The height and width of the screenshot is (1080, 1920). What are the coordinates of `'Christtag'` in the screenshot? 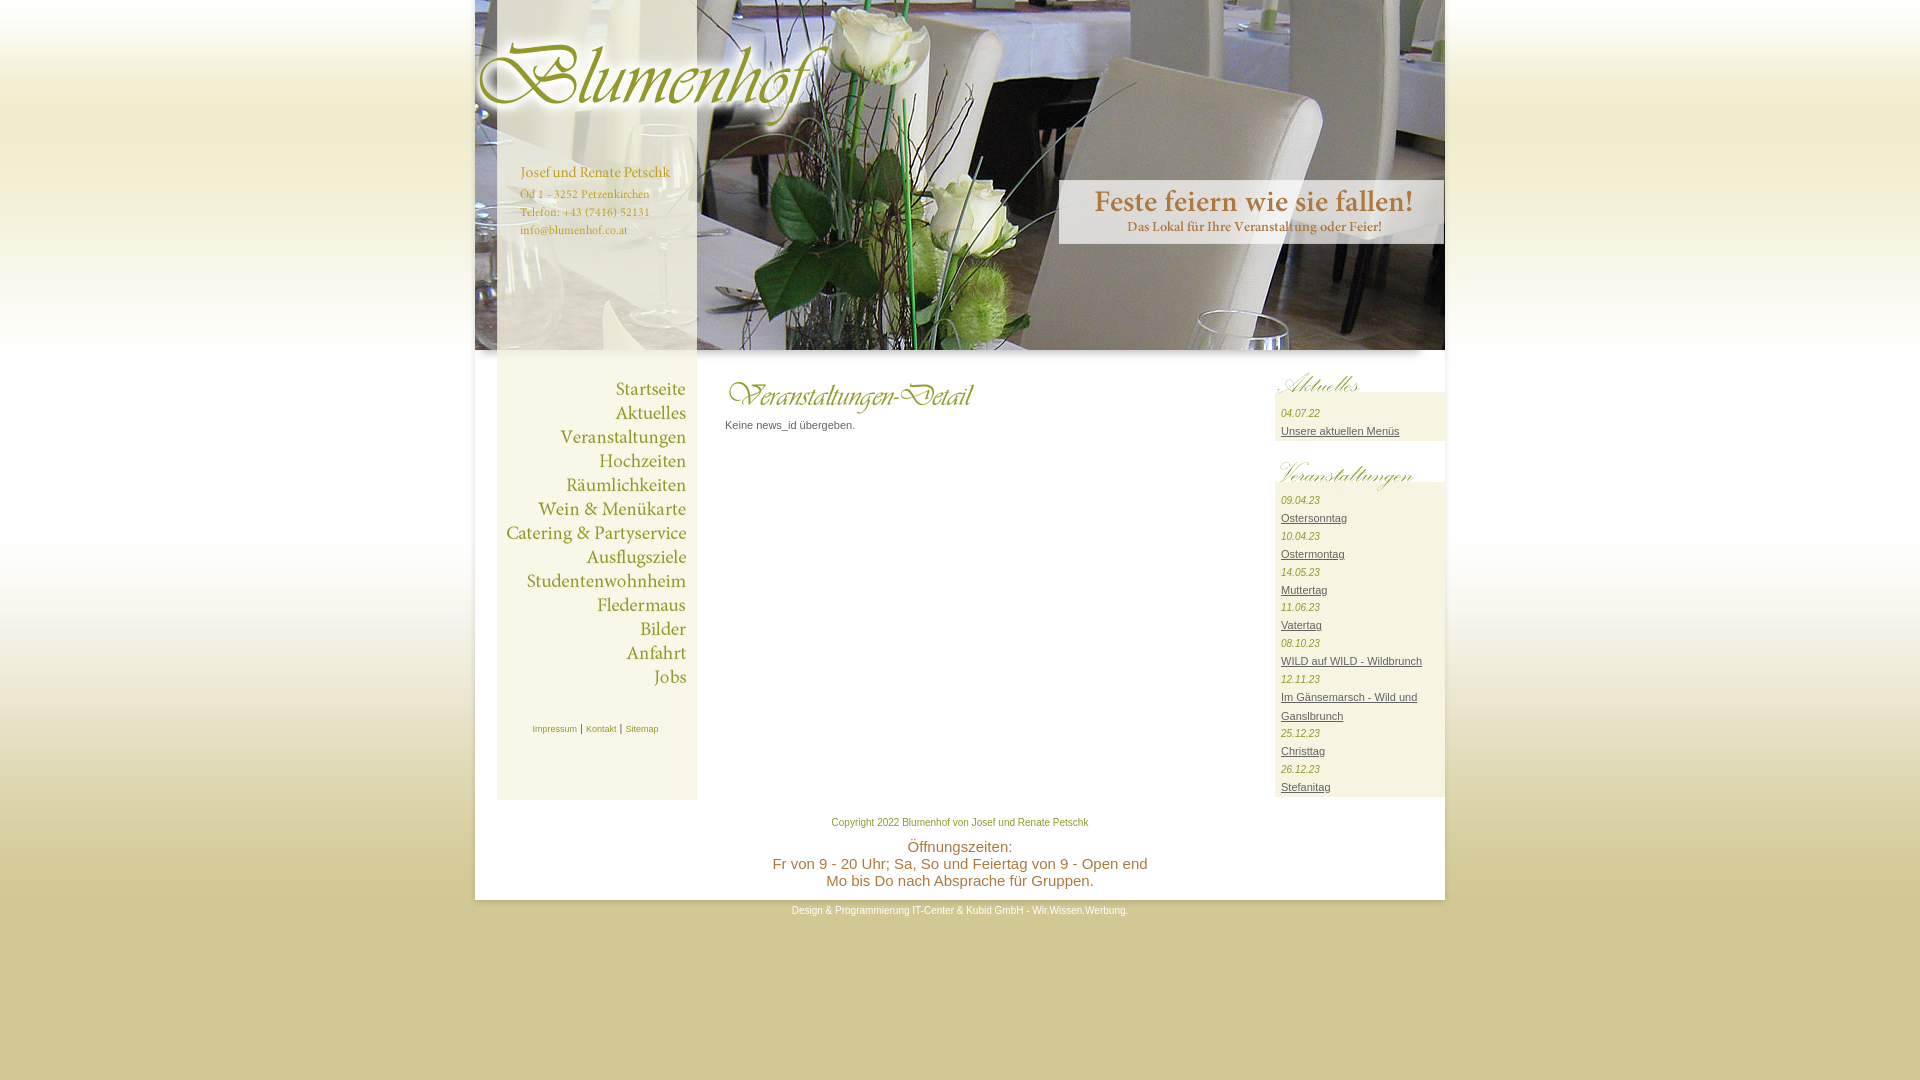 It's located at (1302, 751).